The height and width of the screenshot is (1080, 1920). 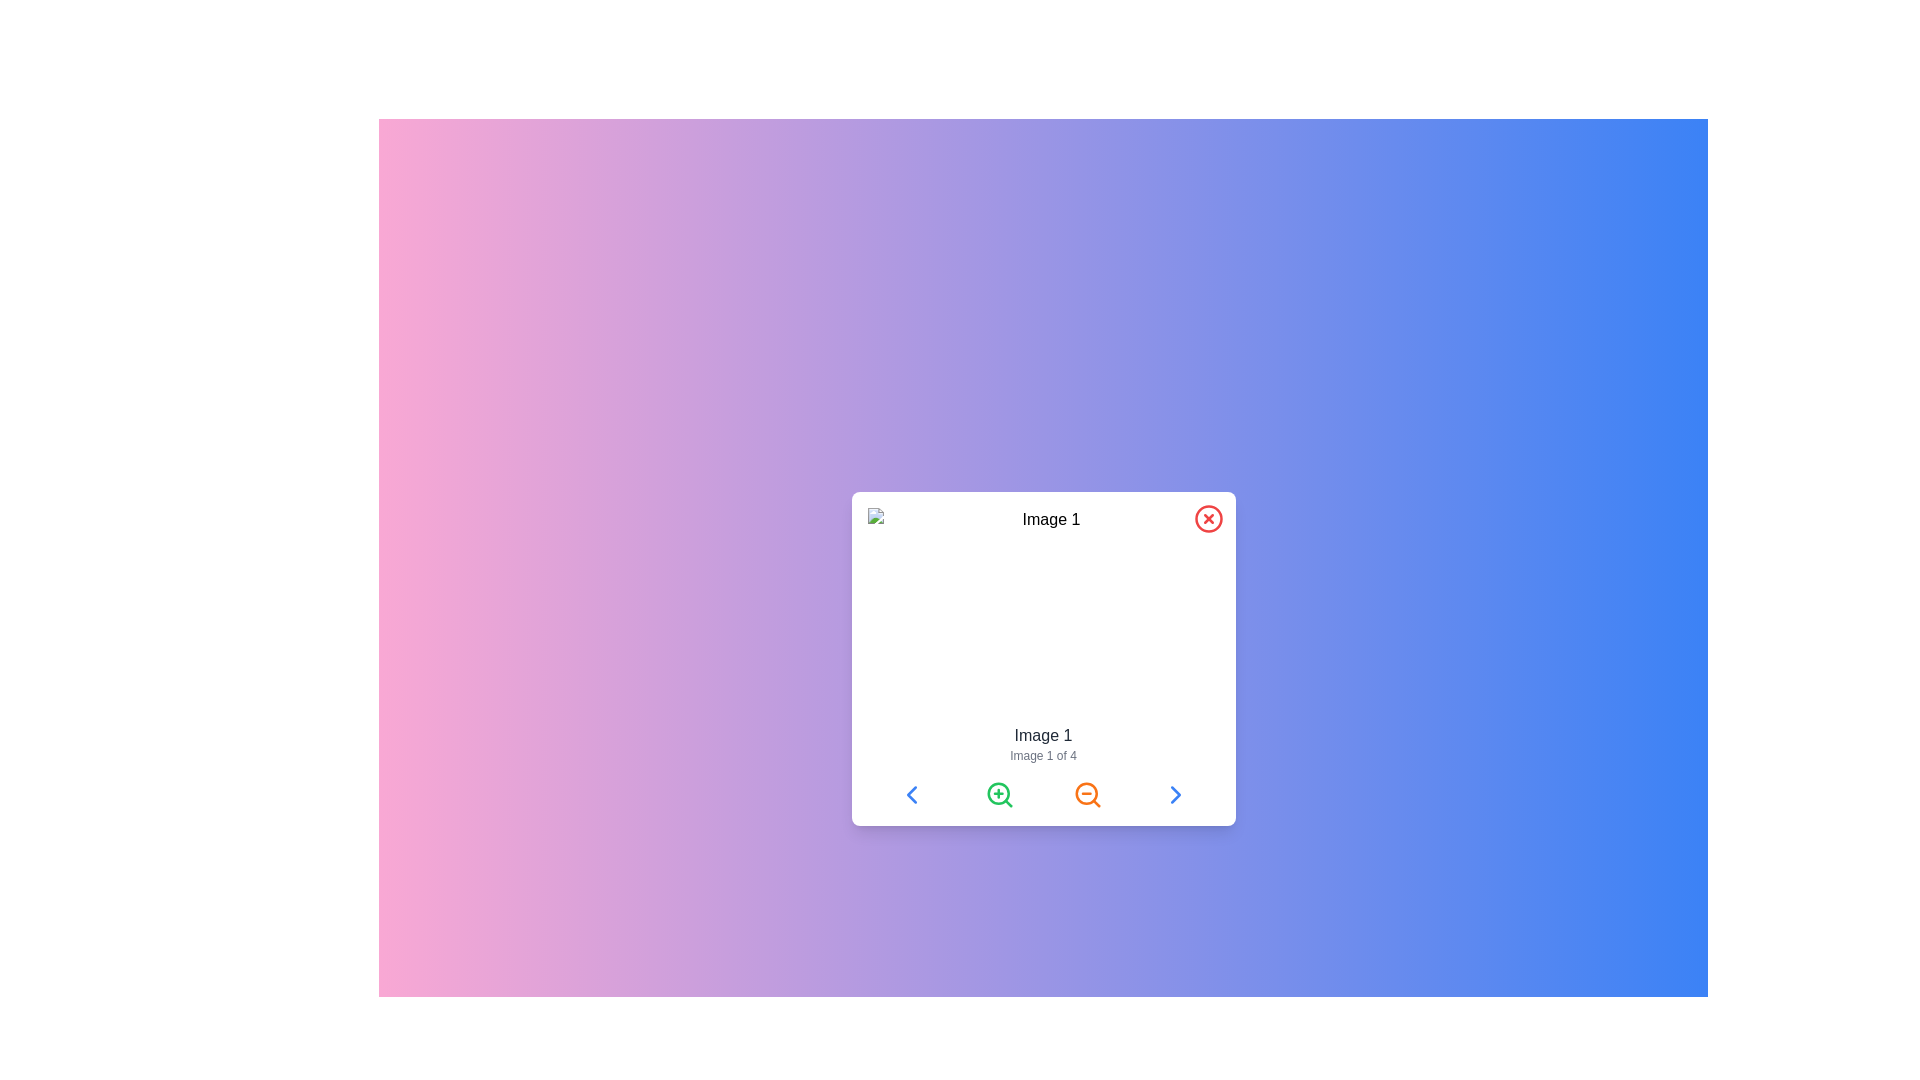 What do you see at coordinates (910, 793) in the screenshot?
I see `the navigation icon located near the left-bottom side of the modal area` at bounding box center [910, 793].